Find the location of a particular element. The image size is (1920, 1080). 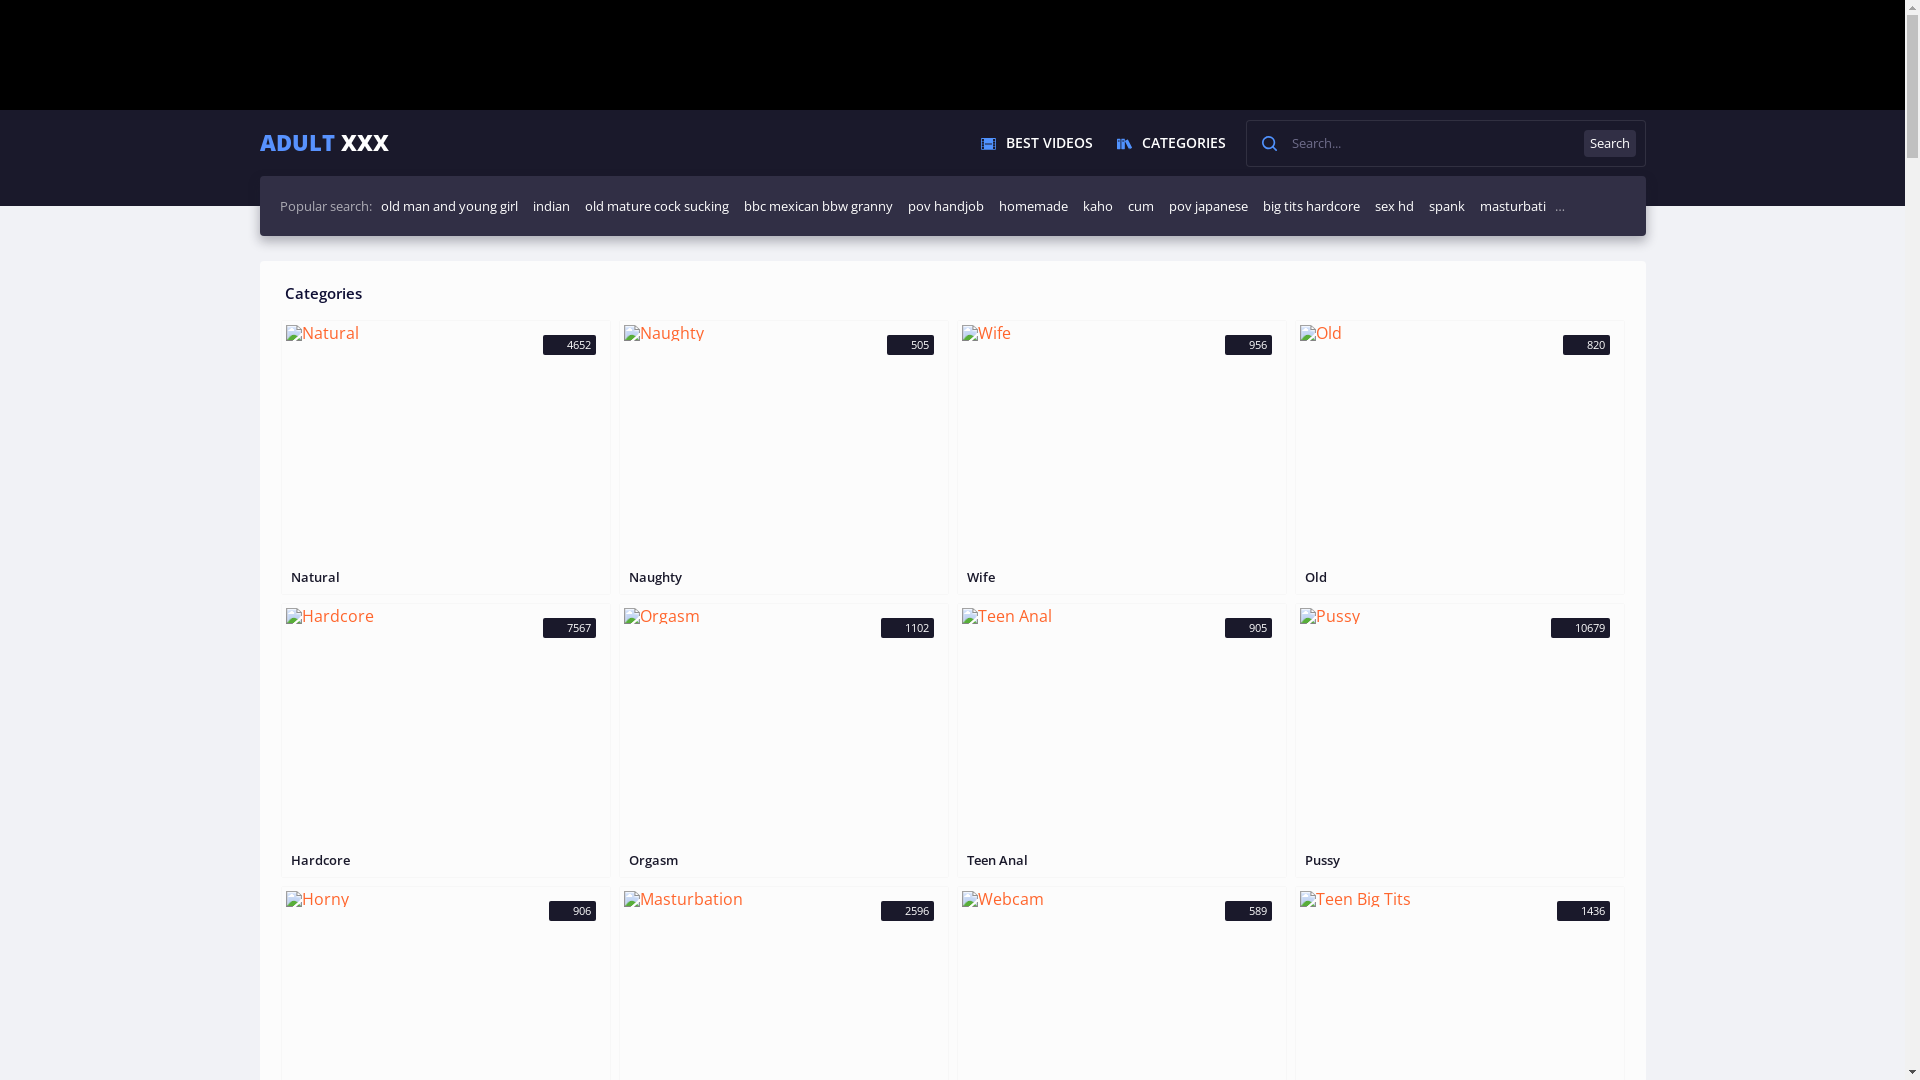

'masturbati' is located at coordinates (1512, 205).